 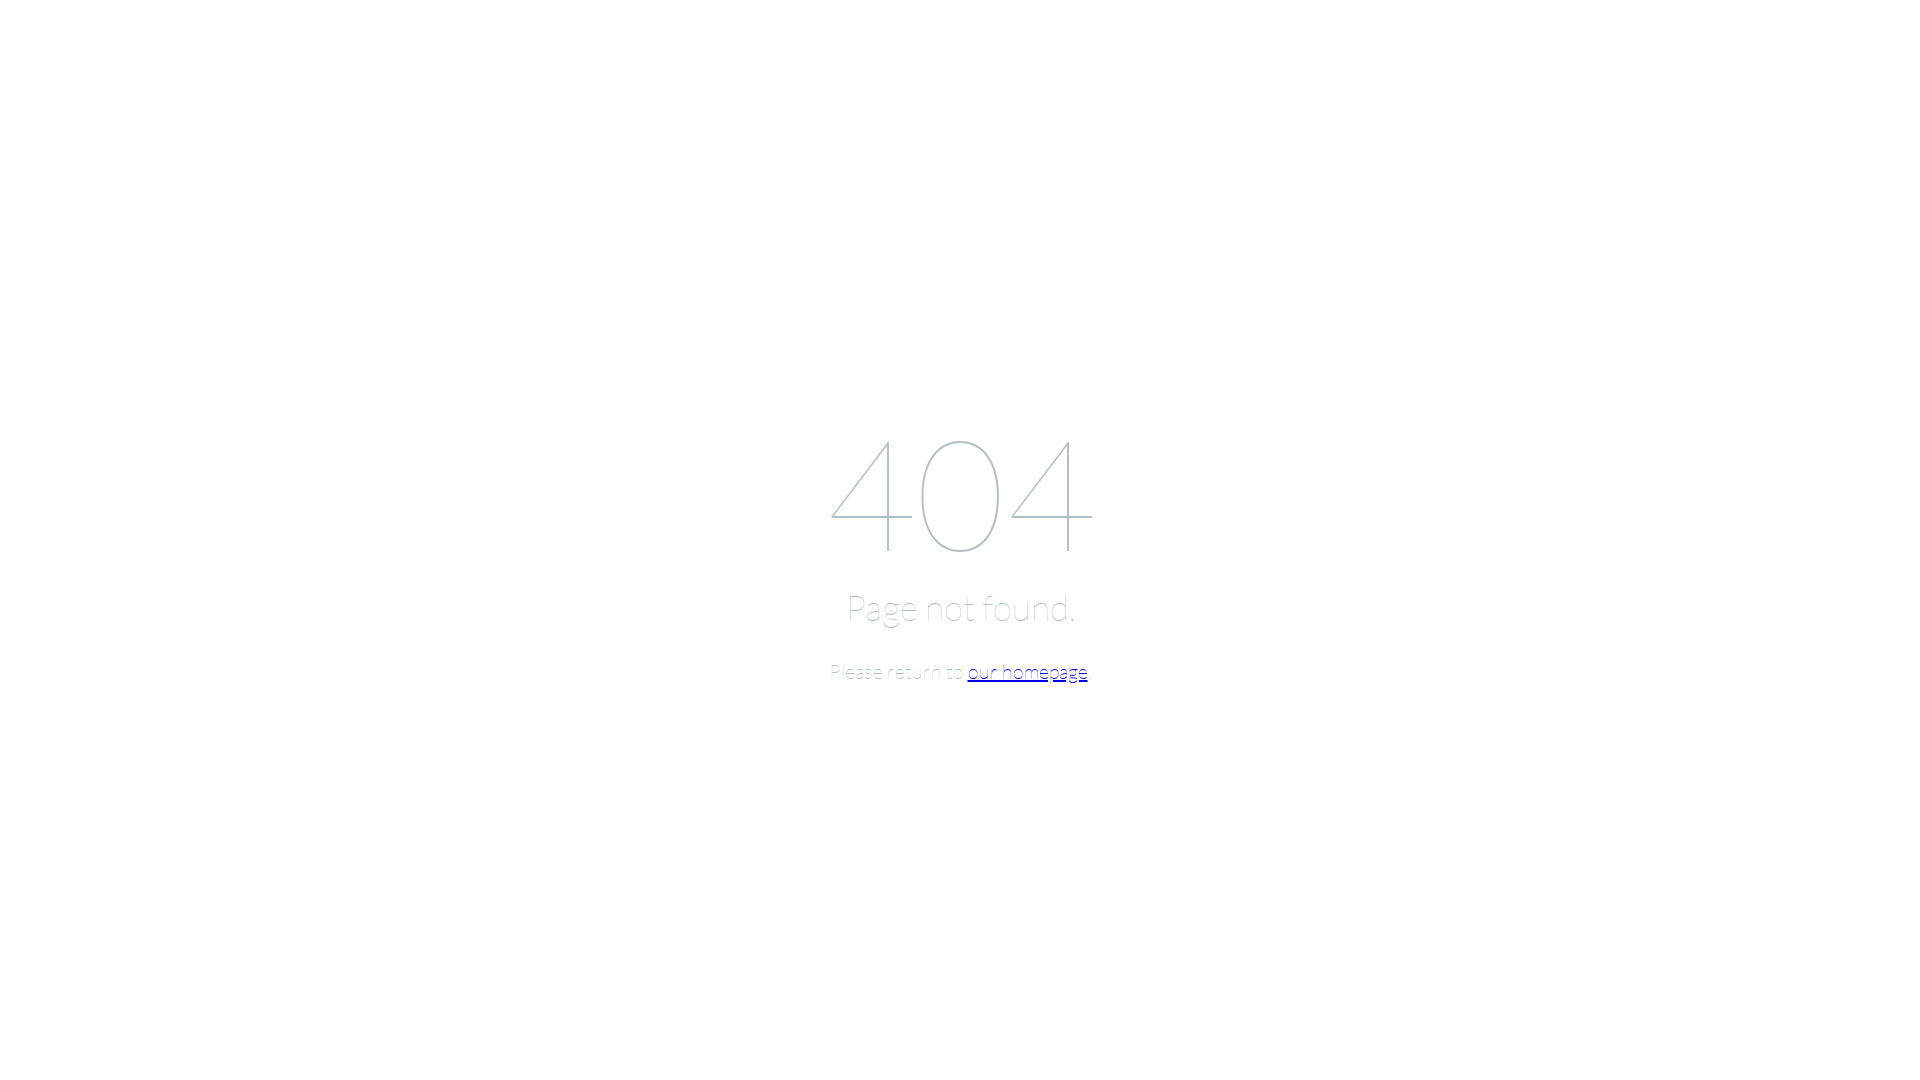 What do you see at coordinates (1027, 670) in the screenshot?
I see `'our homepage'` at bounding box center [1027, 670].